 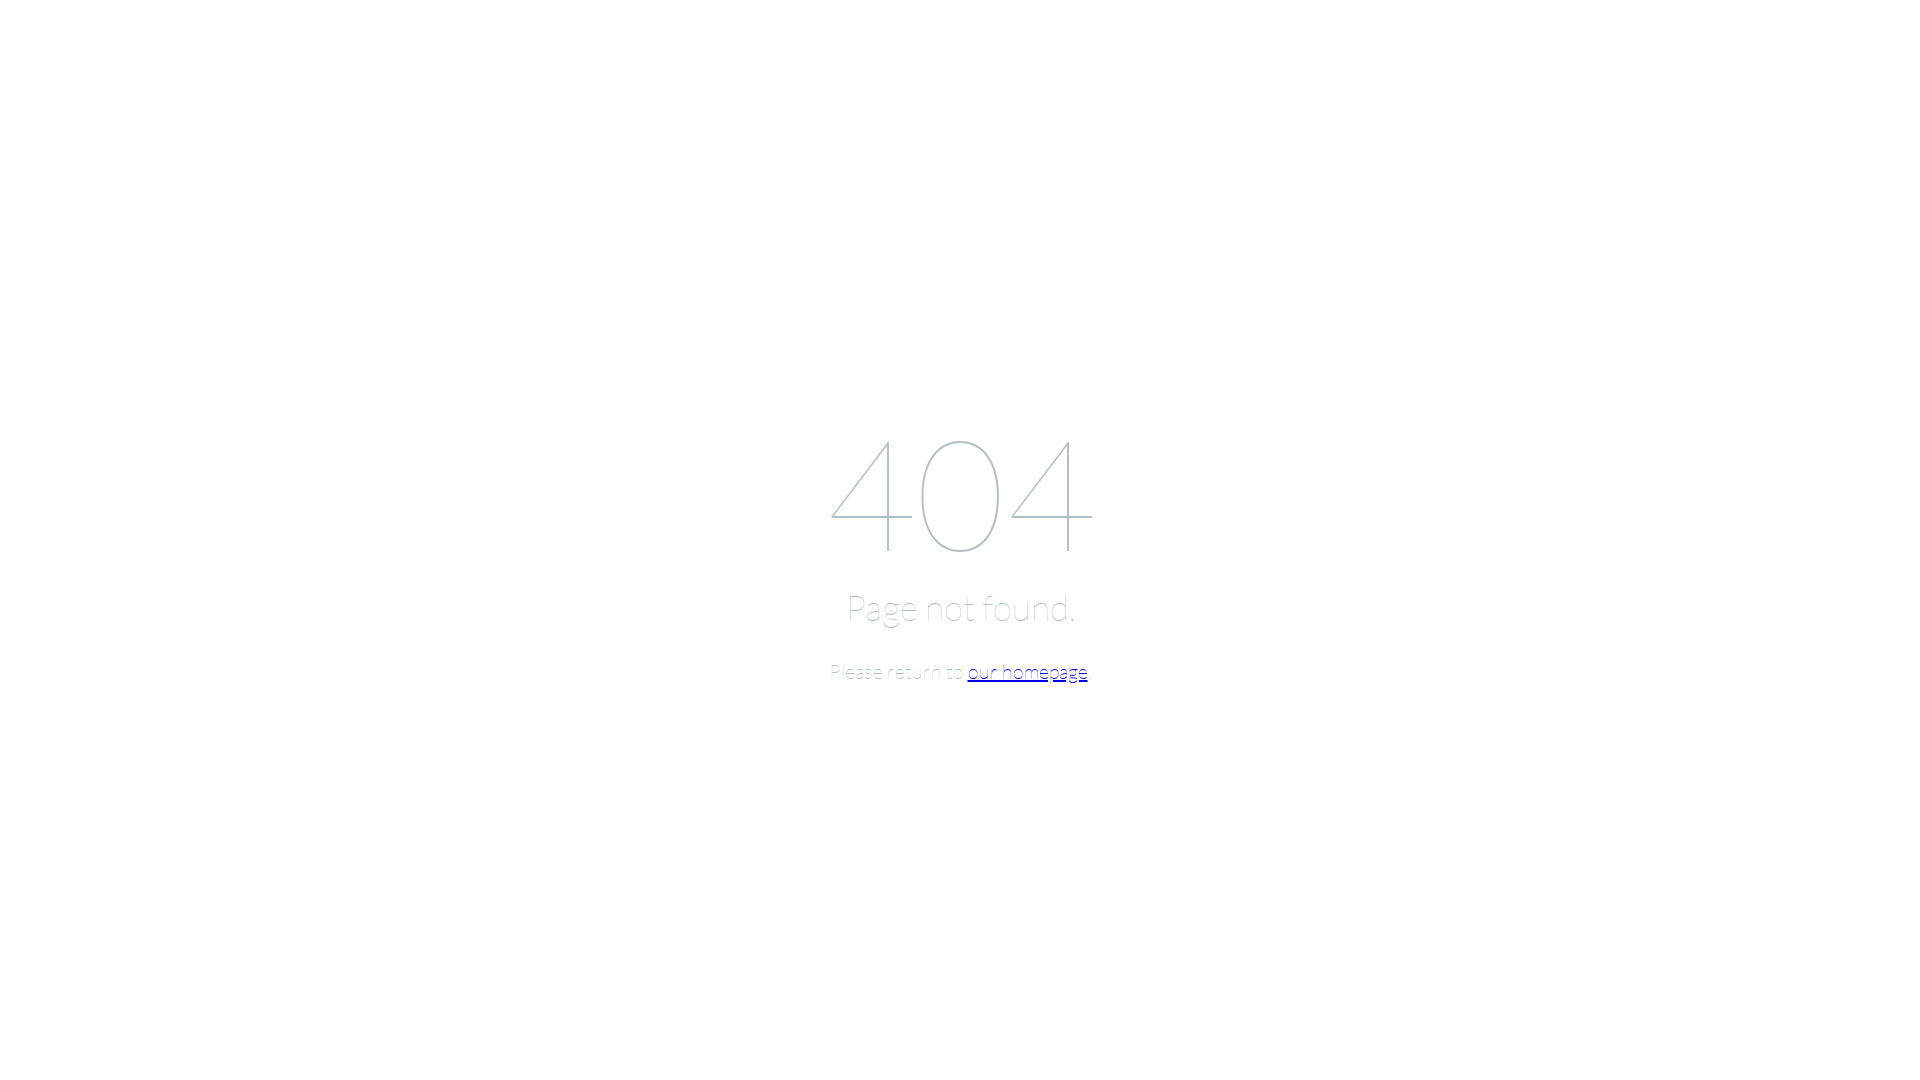 What do you see at coordinates (1027, 670) in the screenshot?
I see `'our homepage'` at bounding box center [1027, 670].